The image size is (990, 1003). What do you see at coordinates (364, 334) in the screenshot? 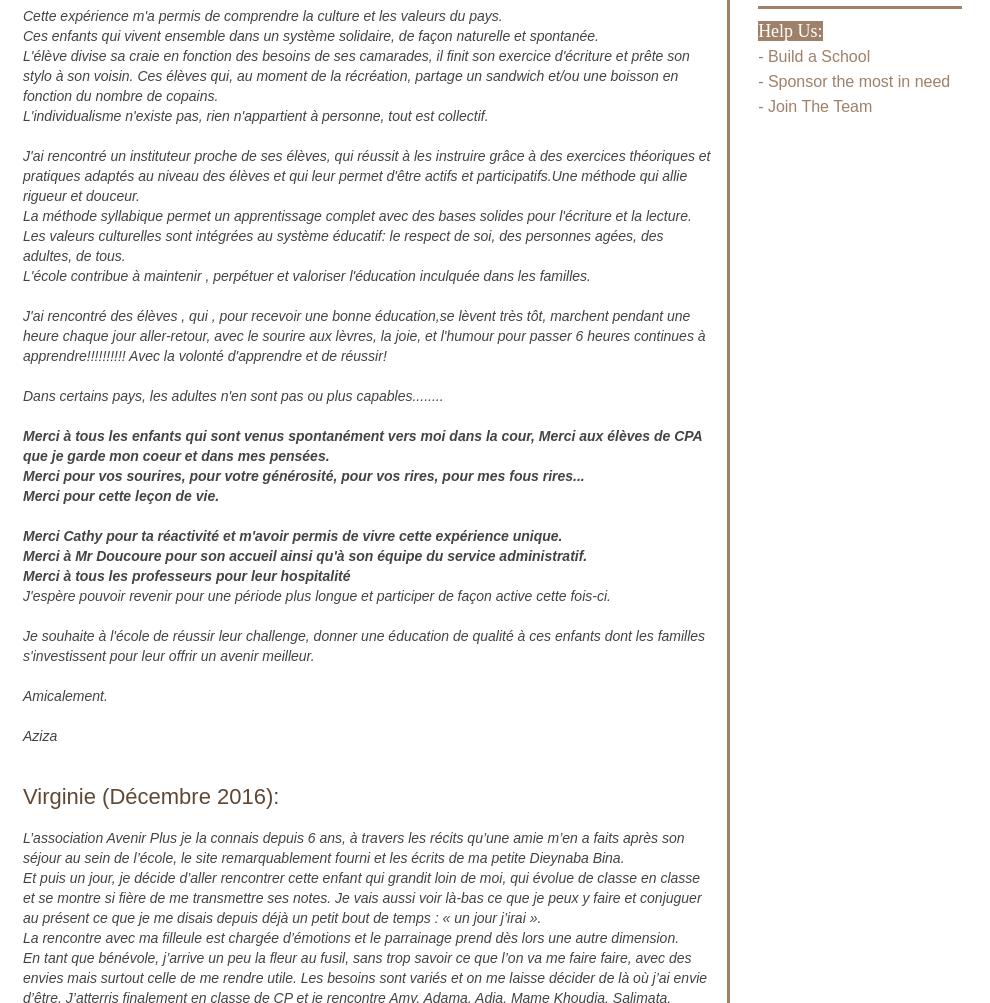
I see `'J'ai rencontré des élèves , qui , pour recevoir une bonne éducation,se lèvent très tôt, marchent pendant une heure chaque jour aller-retour, avec le sourire aux lèvres, la joie, et l'humour pour passer 6 heures continues à apprendre!!!!!!!!!!  Avec la volonté d'apprendre et de réussir!'` at bounding box center [364, 334].